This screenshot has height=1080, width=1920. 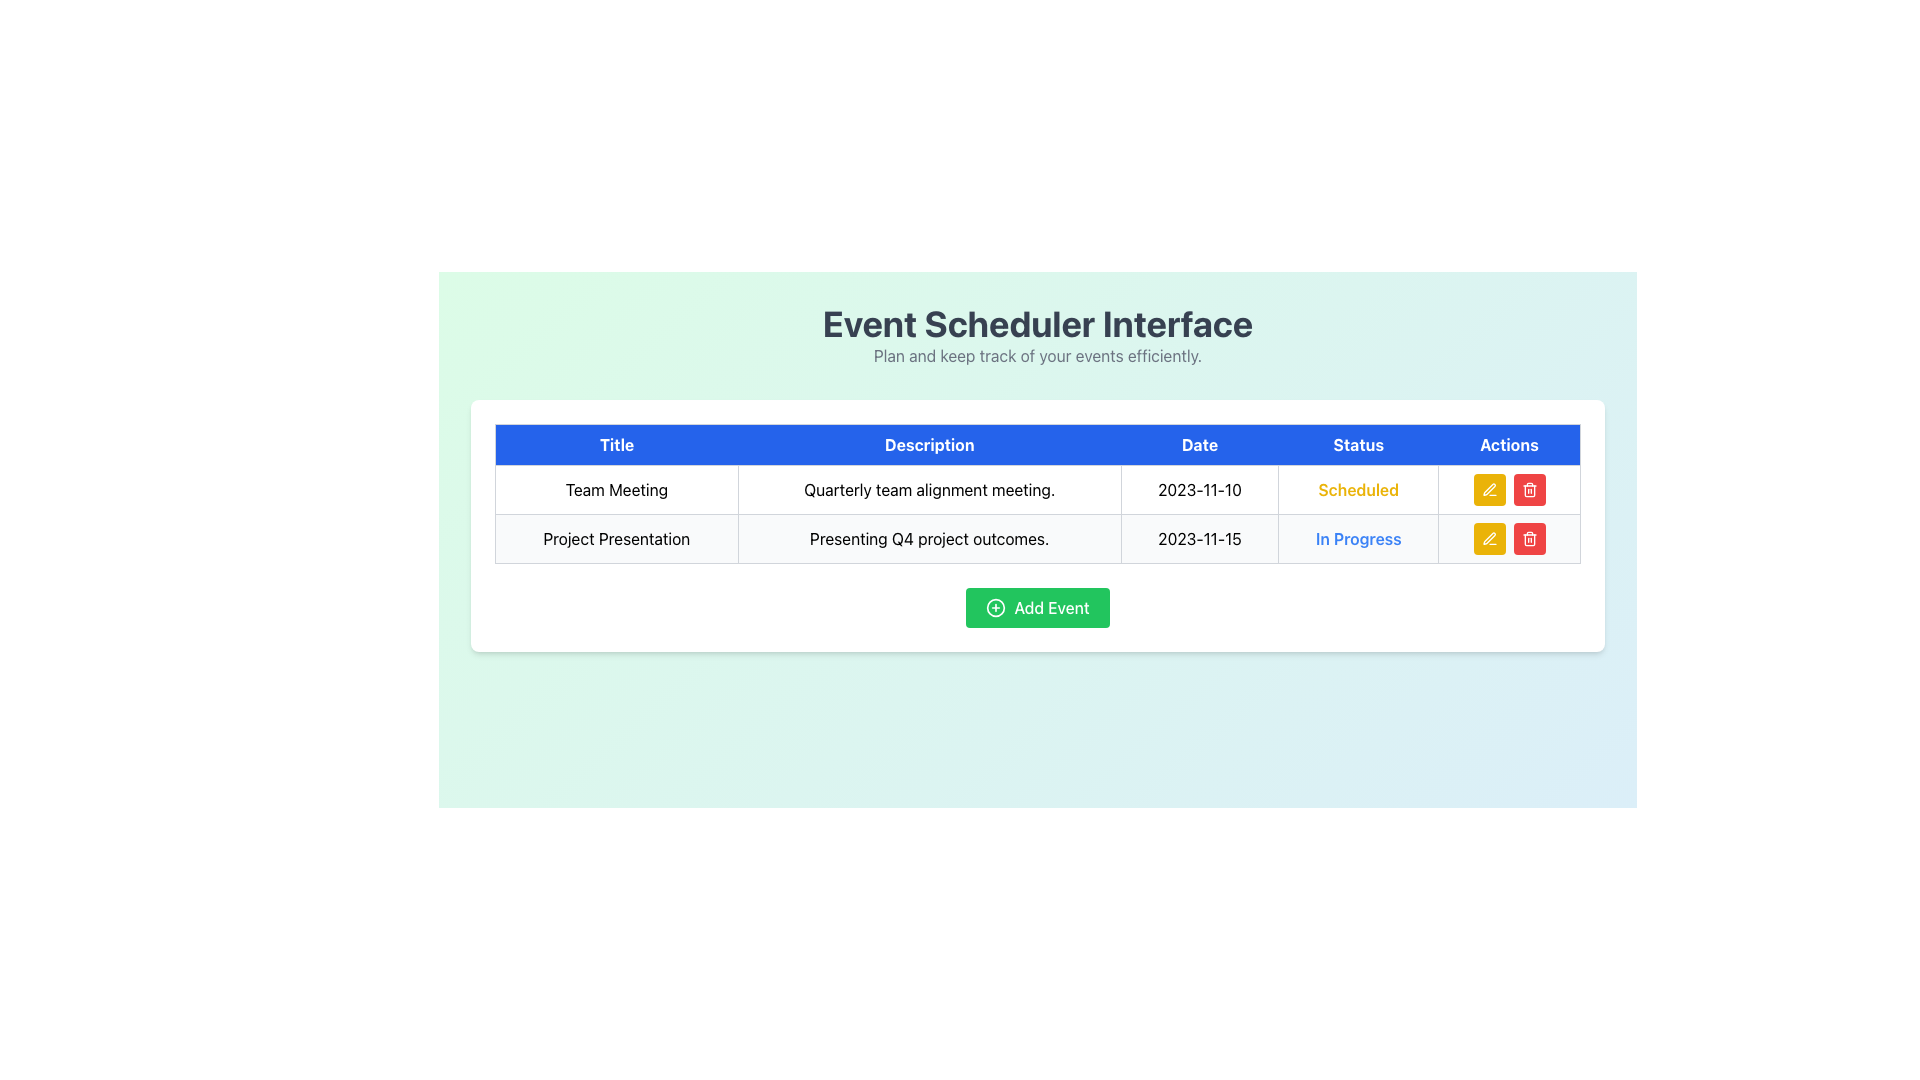 What do you see at coordinates (1358, 489) in the screenshot?
I see `the static text label displaying 'Scheduled' in yellow with a bold font, located in the fourth column of the first row in the Event Scheduler Interface table` at bounding box center [1358, 489].